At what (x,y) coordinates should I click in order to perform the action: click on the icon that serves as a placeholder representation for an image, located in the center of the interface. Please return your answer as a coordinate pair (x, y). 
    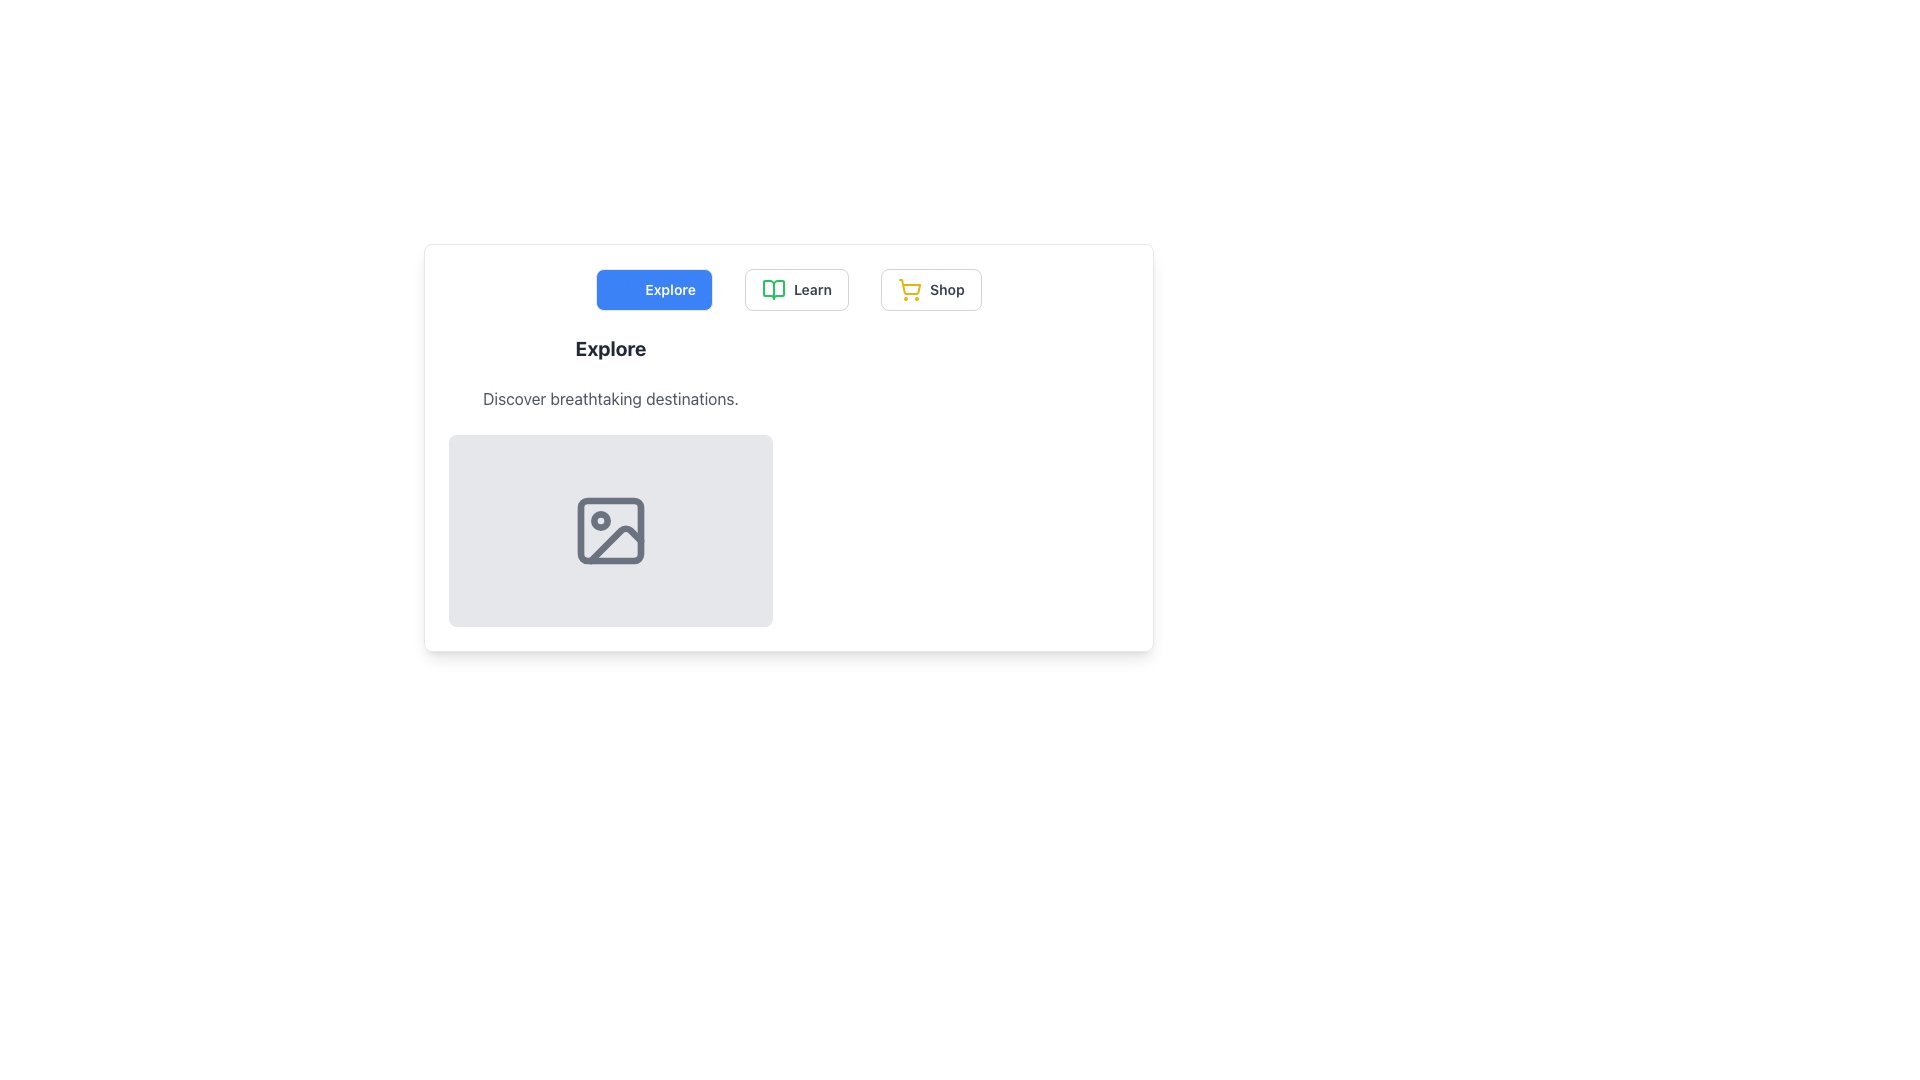
    Looking at the image, I should click on (609, 530).